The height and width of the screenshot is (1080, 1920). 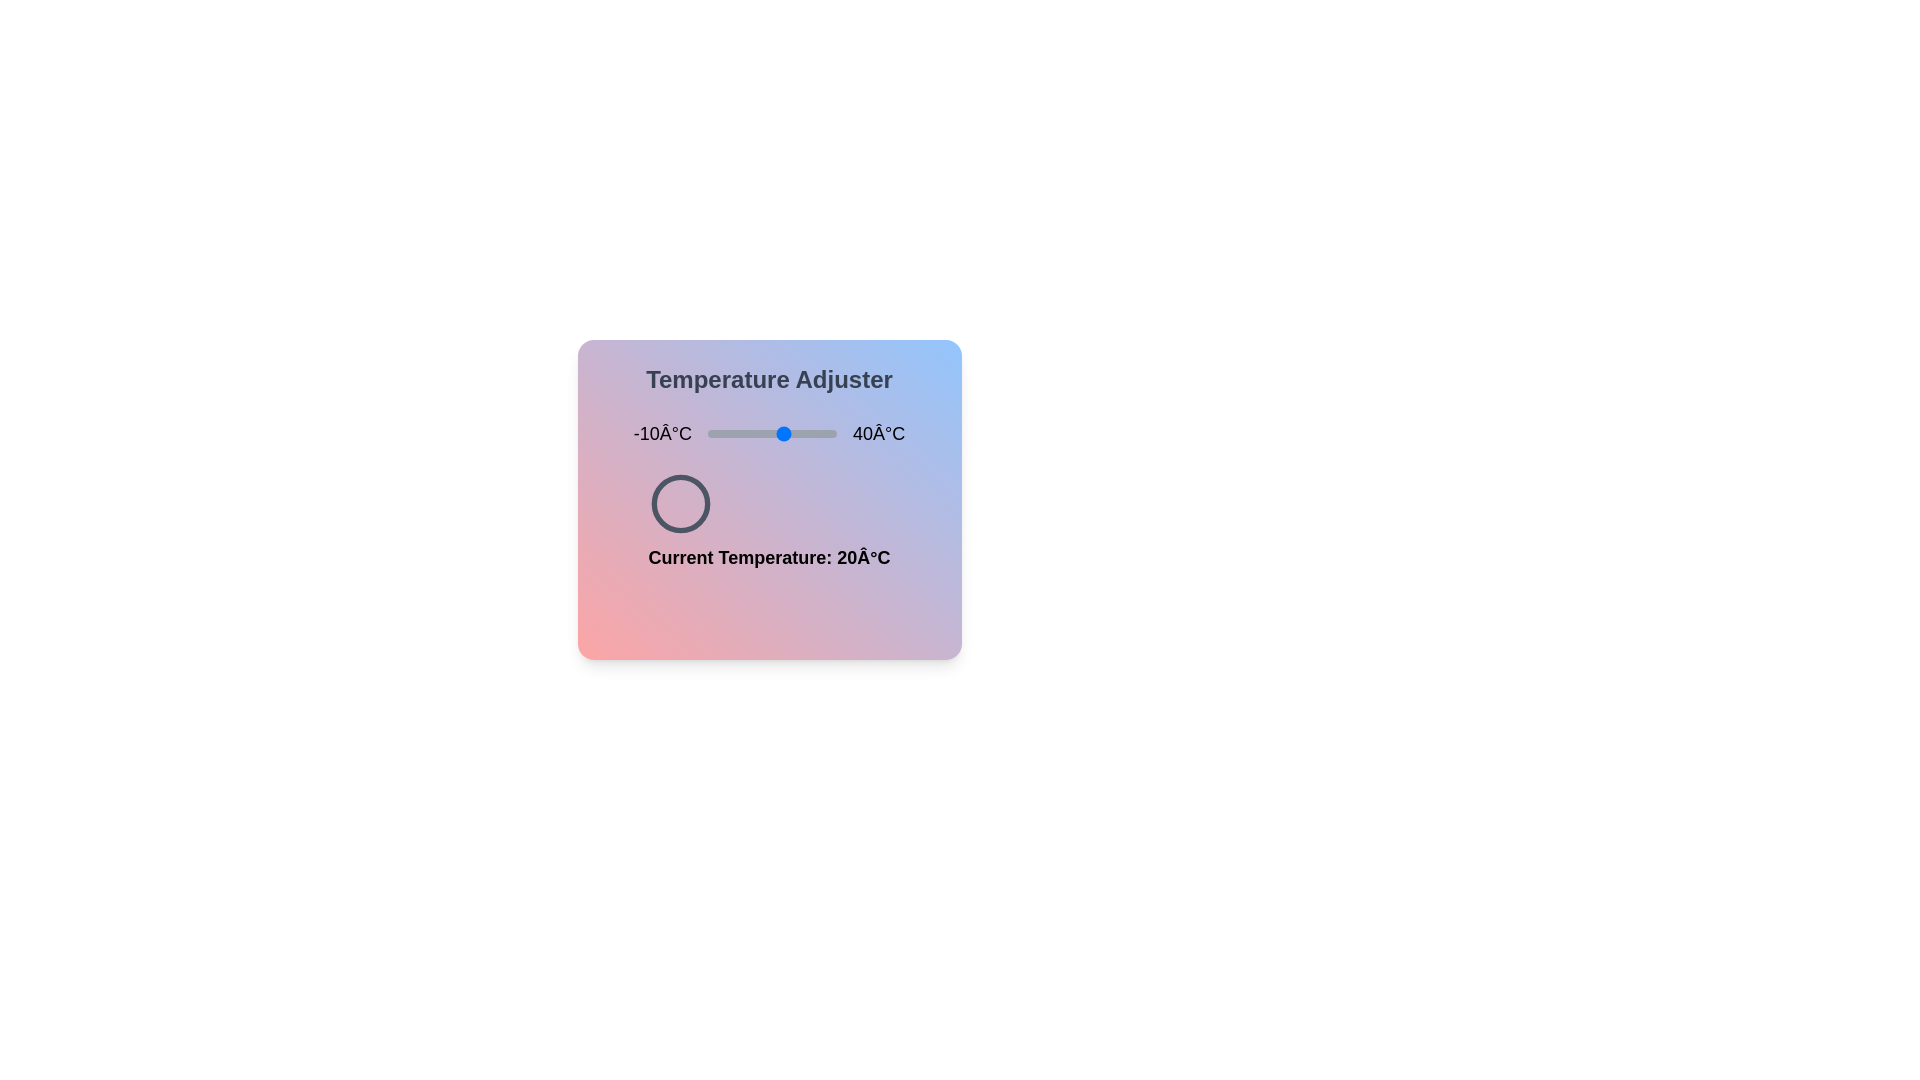 What do you see at coordinates (826, 433) in the screenshot?
I see `the temperature to 36 degrees Celsius using the slider` at bounding box center [826, 433].